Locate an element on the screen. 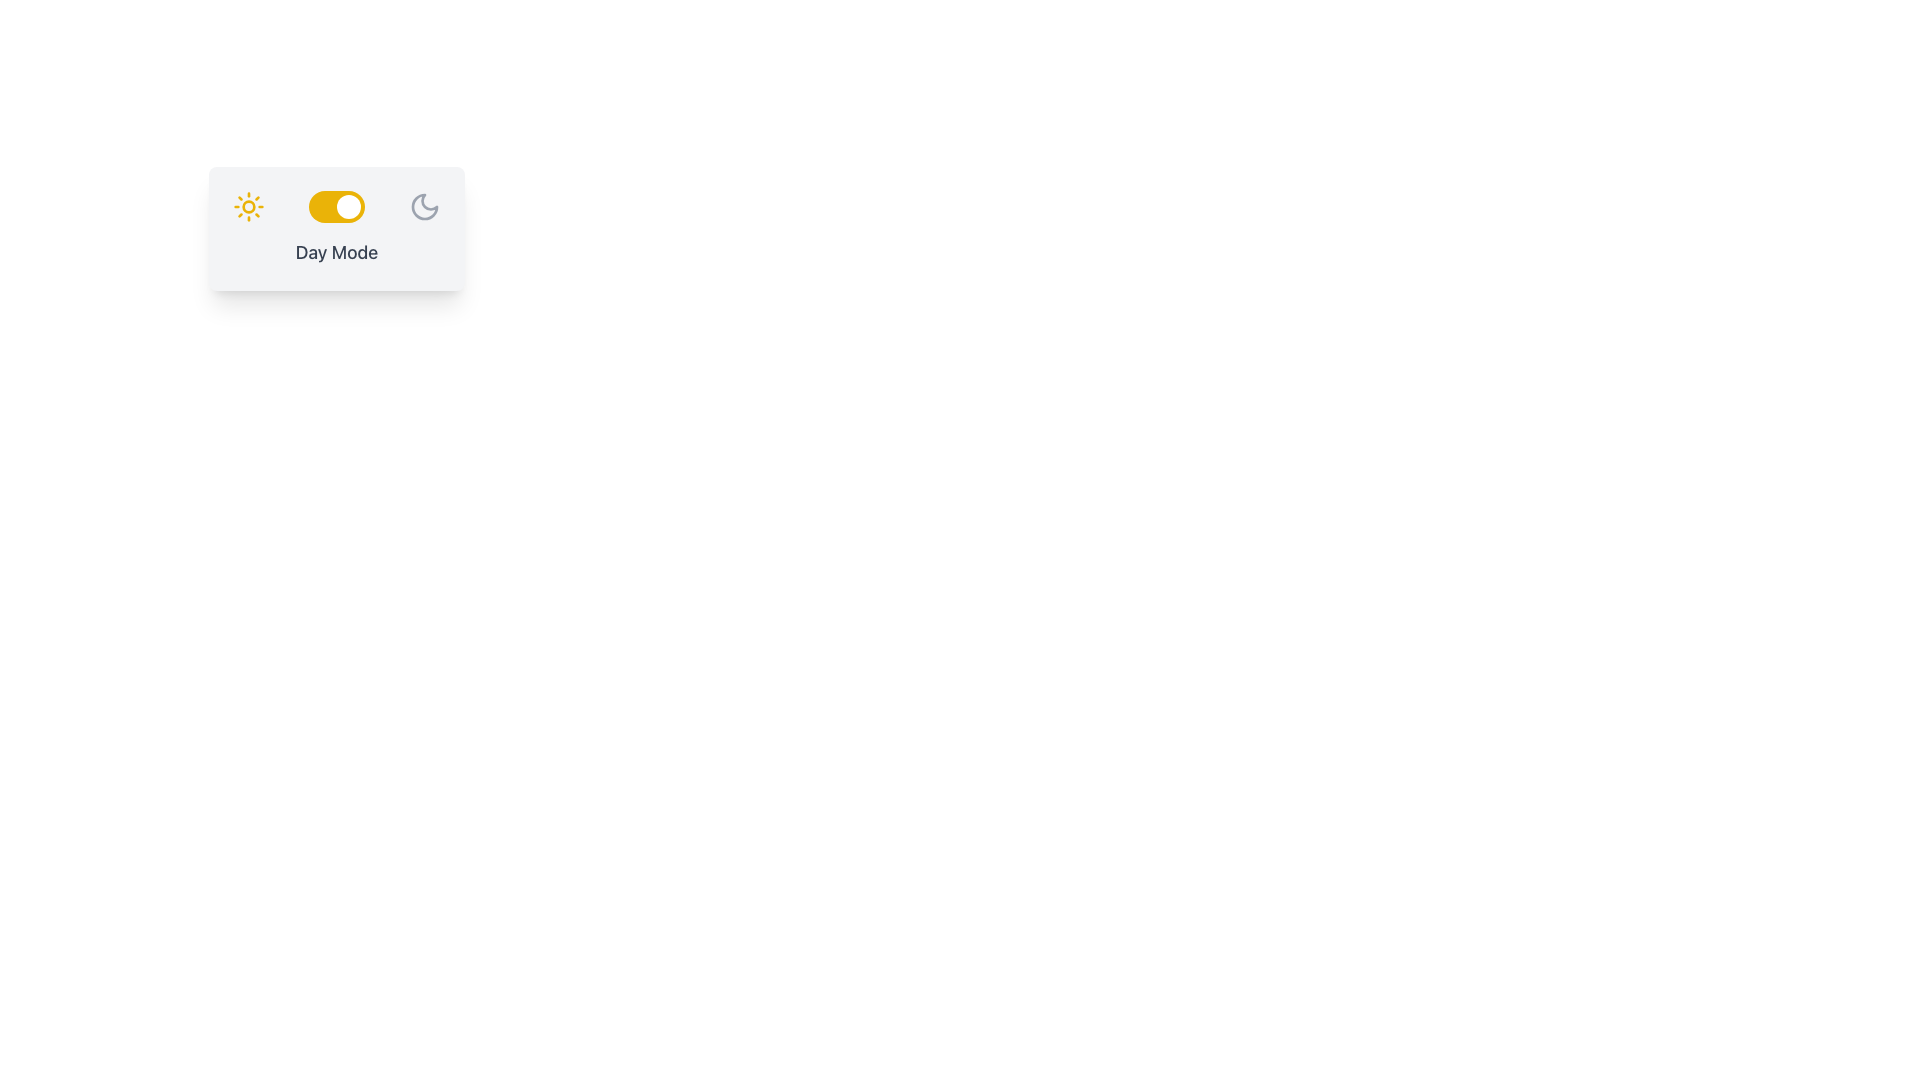  text content of the 'Day Mode' label, which is a medium-sized gray text located centrally under a toggle switch in a card interface is located at coordinates (336, 252).